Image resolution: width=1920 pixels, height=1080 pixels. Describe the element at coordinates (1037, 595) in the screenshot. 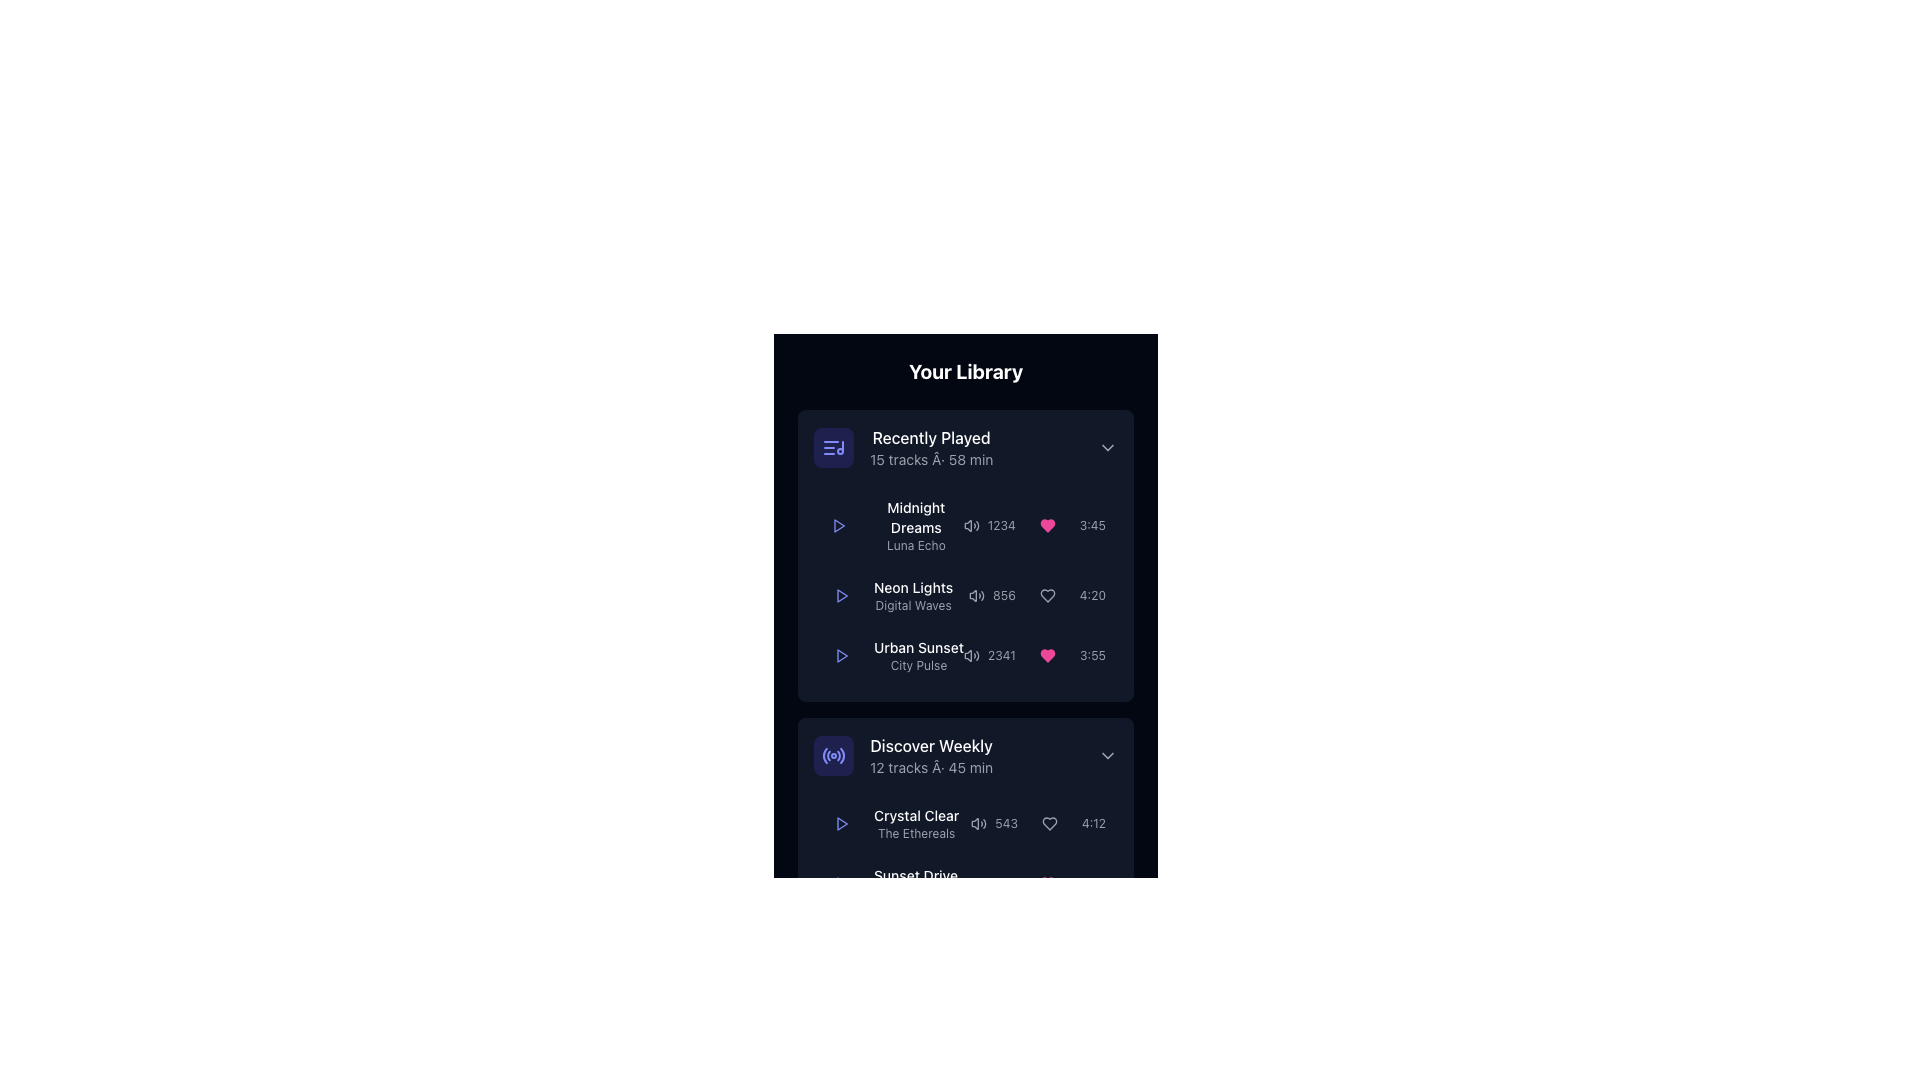

I see `the Decorative metadata component located in the second row of the 'Recently Played' list, which includes a volume indication, play count, decorative heart icon, and duration` at that location.